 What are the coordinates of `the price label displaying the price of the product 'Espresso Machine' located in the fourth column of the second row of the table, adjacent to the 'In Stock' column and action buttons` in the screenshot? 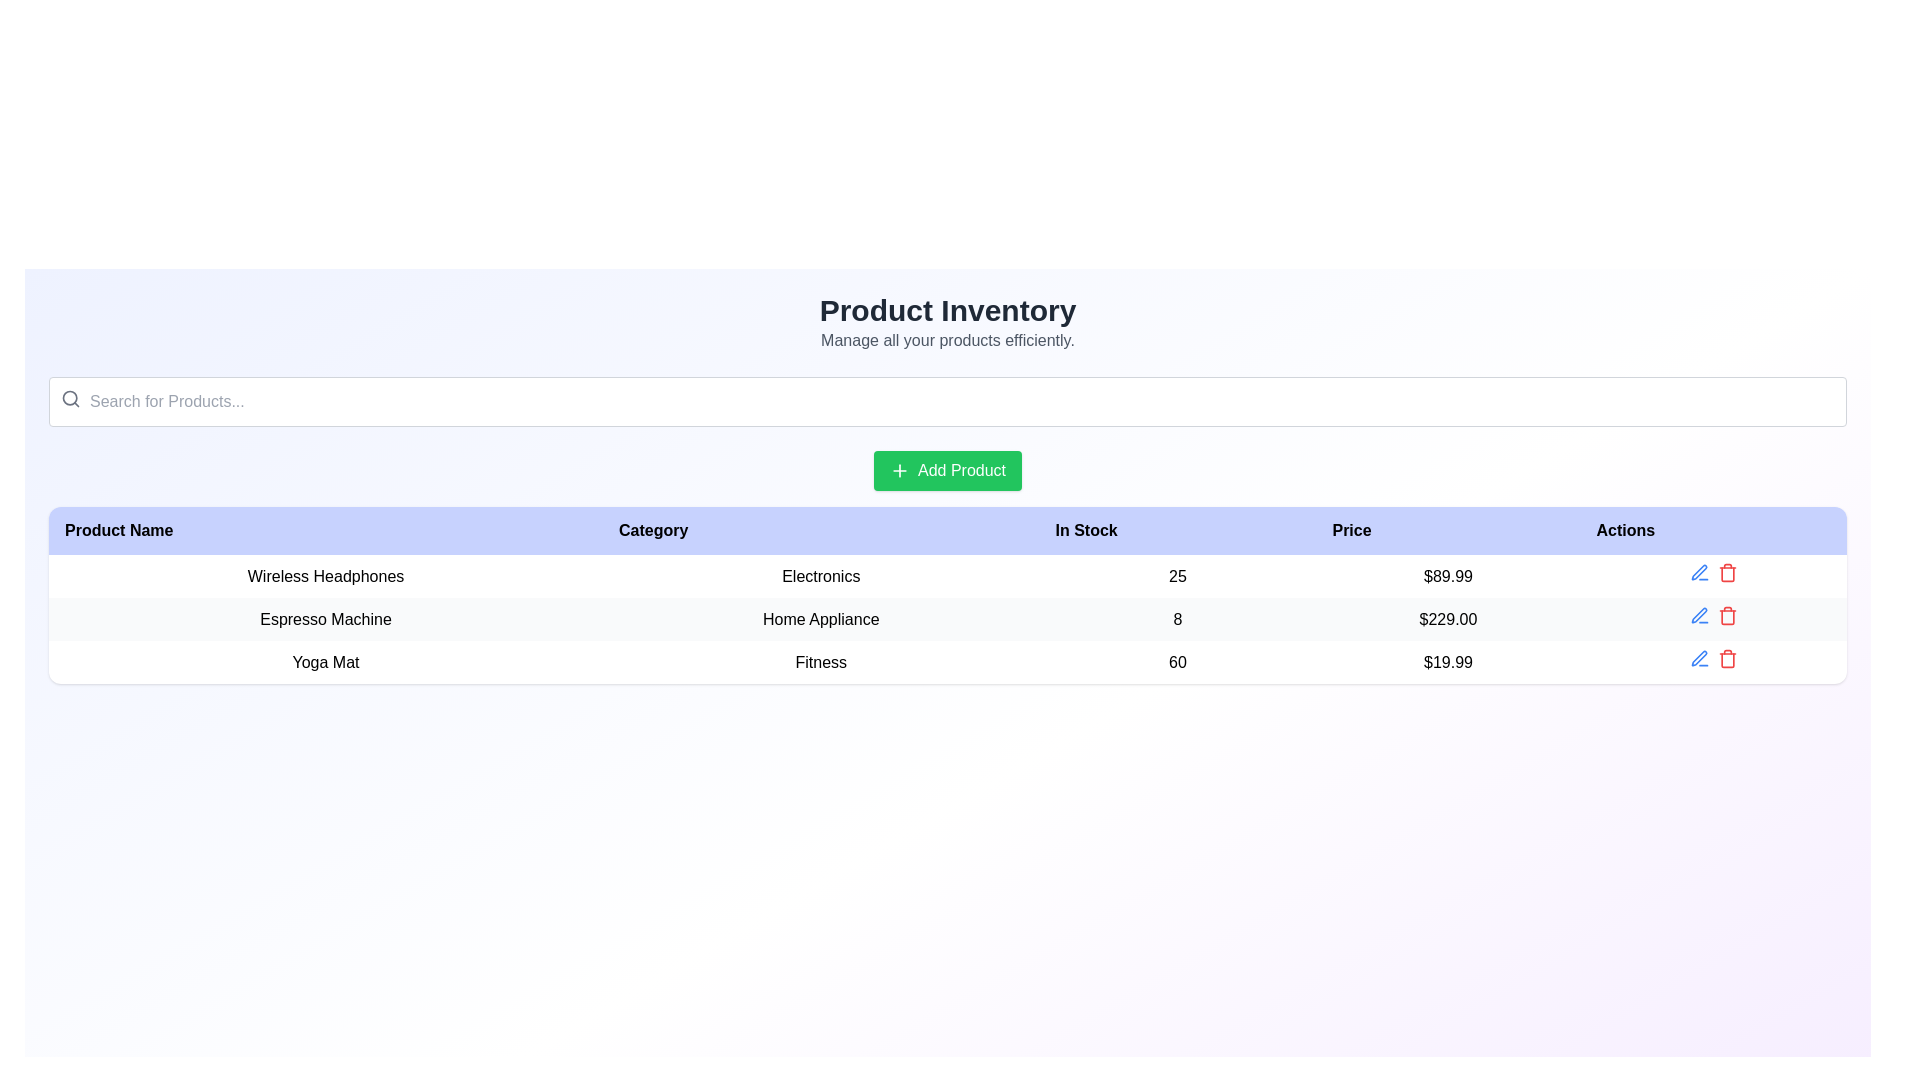 It's located at (1448, 618).